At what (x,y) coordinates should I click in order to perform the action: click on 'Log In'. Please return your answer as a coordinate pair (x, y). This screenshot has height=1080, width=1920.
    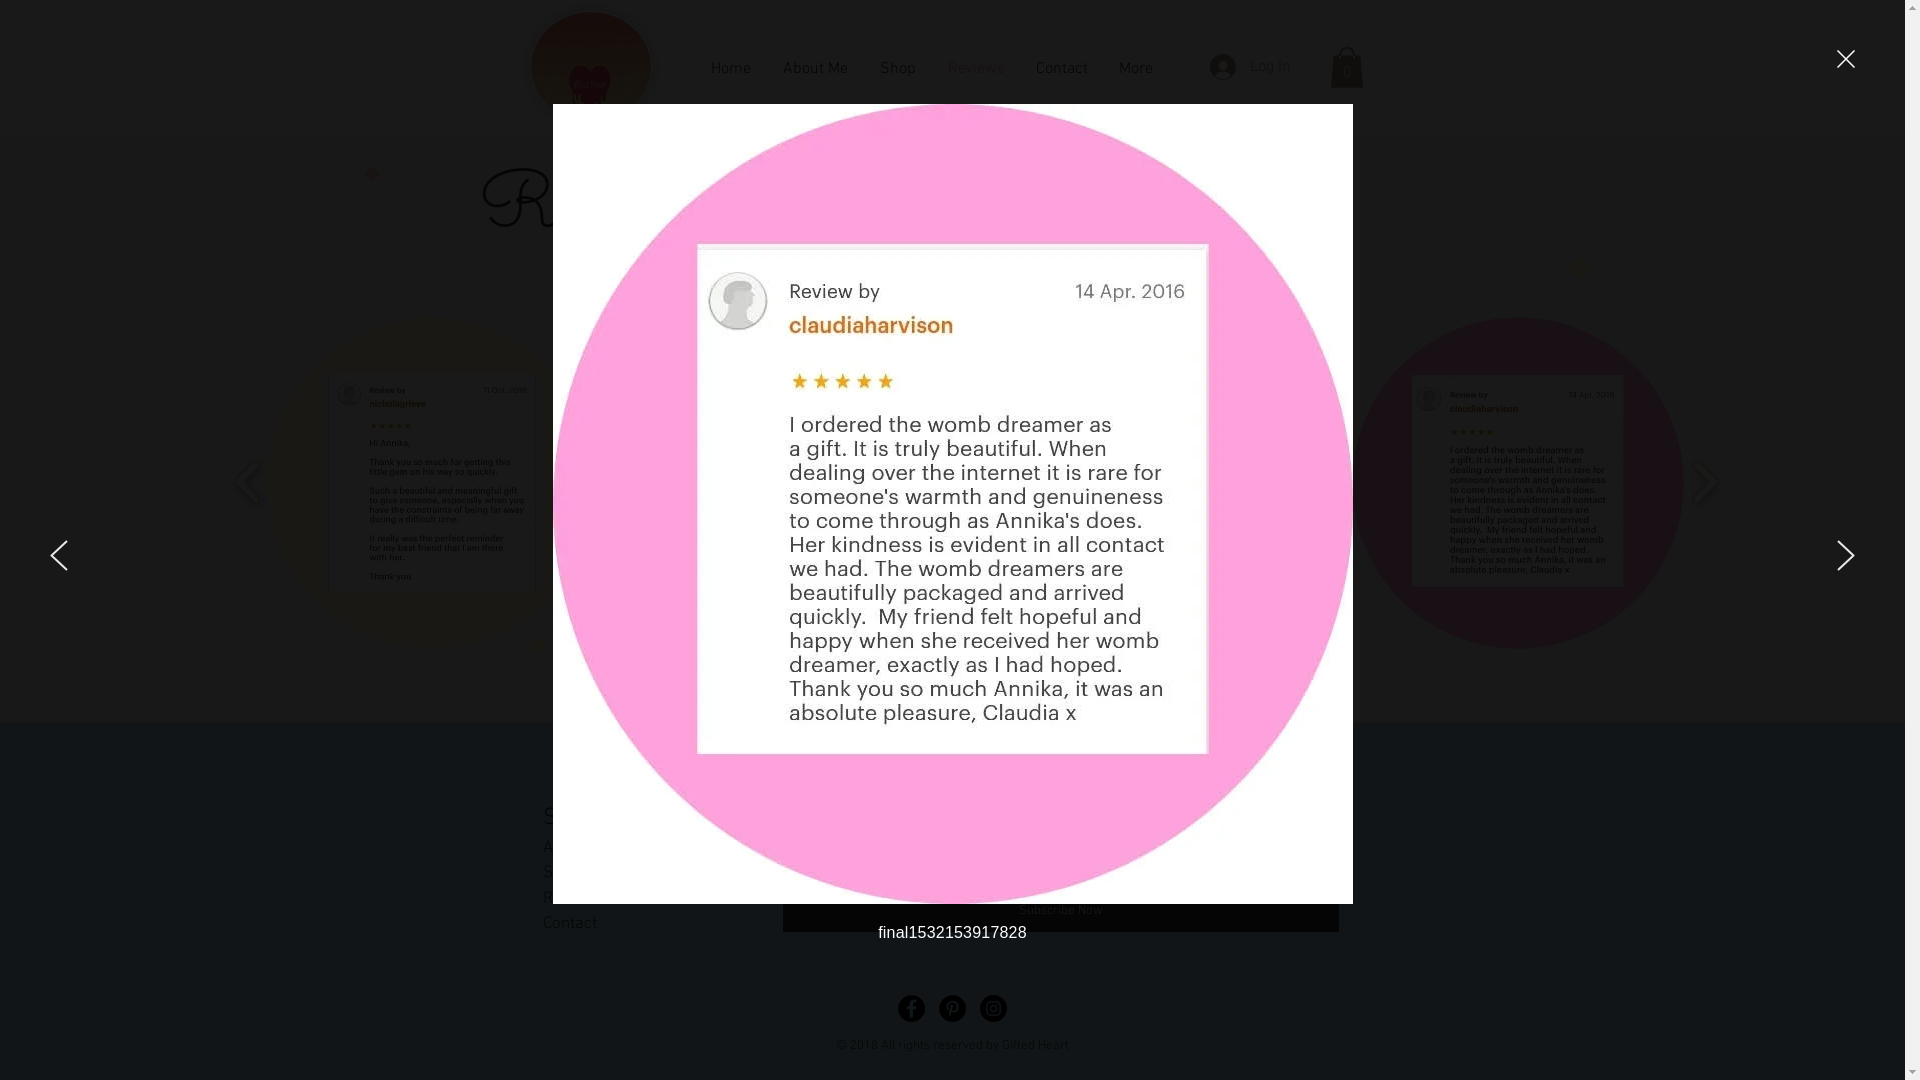
    Looking at the image, I should click on (1249, 65).